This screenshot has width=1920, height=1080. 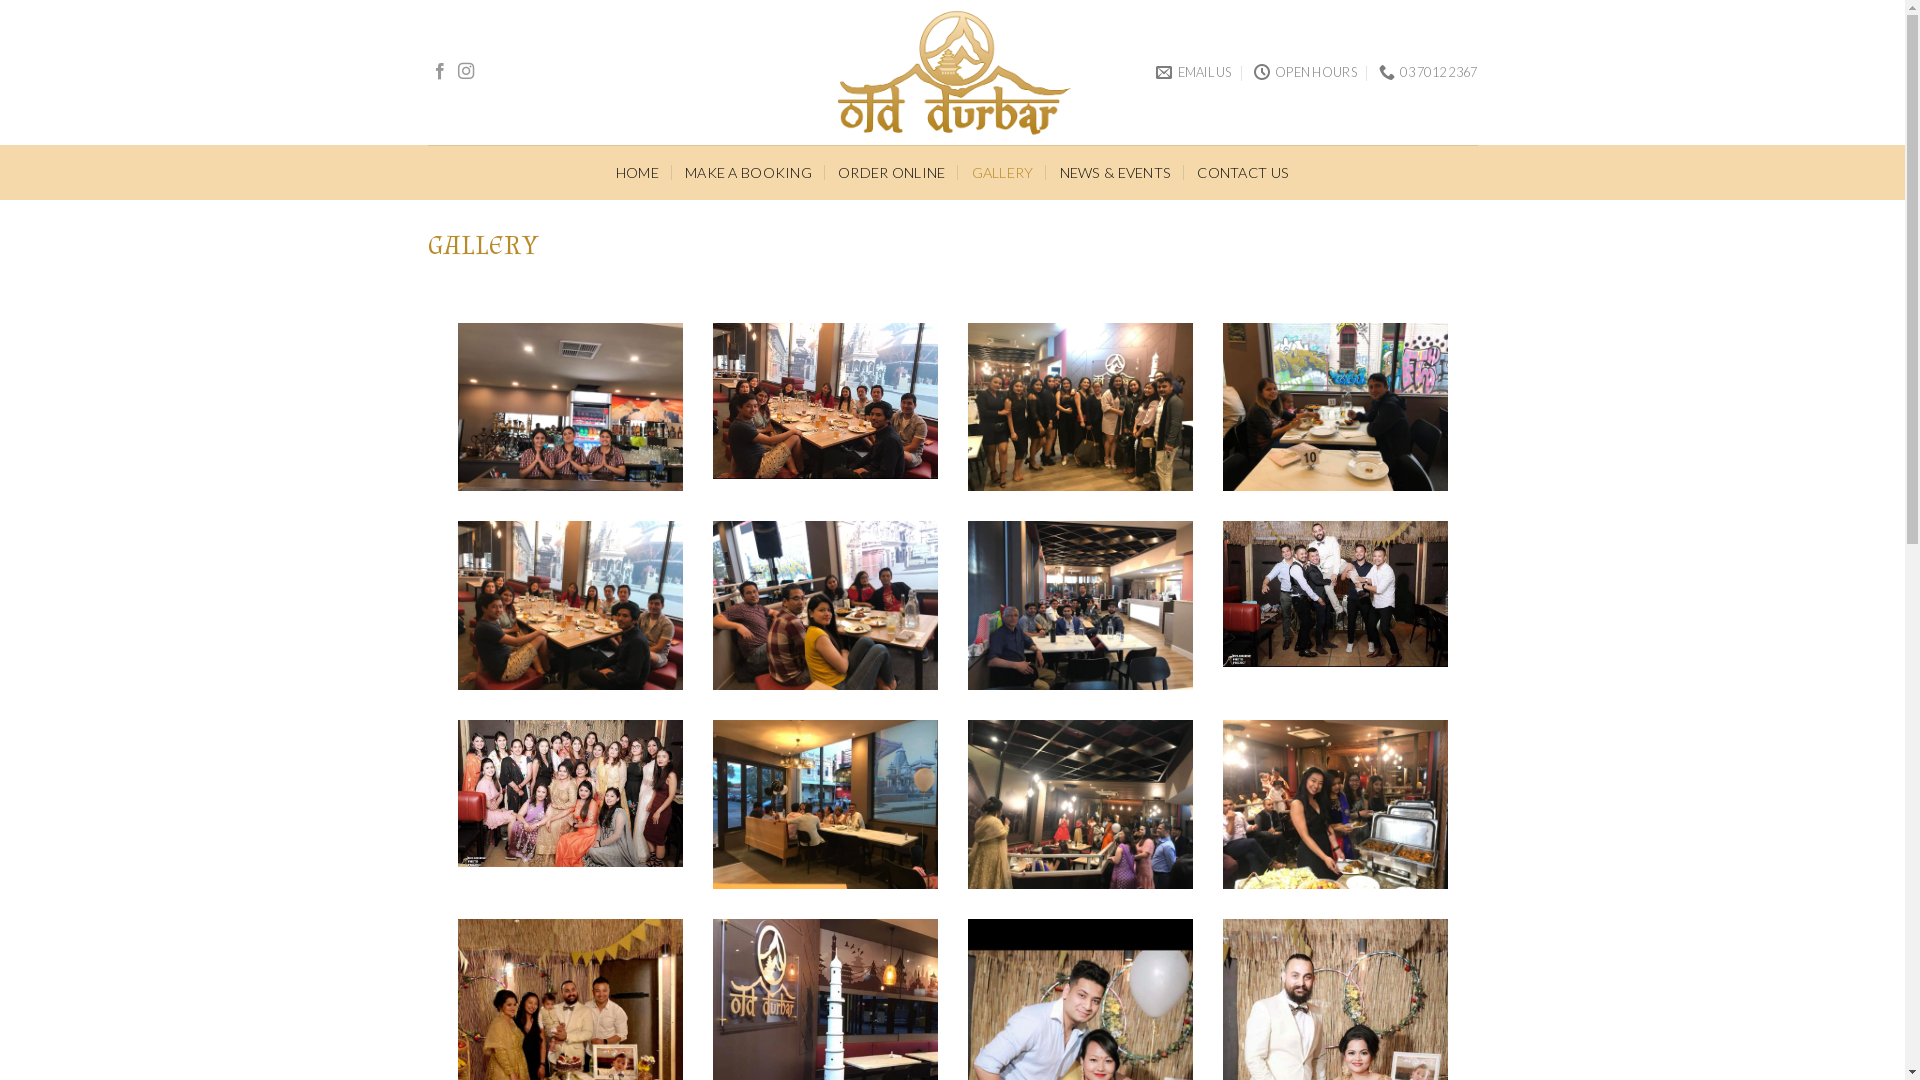 What do you see at coordinates (456, 71) in the screenshot?
I see `'Follow on Instagram'` at bounding box center [456, 71].